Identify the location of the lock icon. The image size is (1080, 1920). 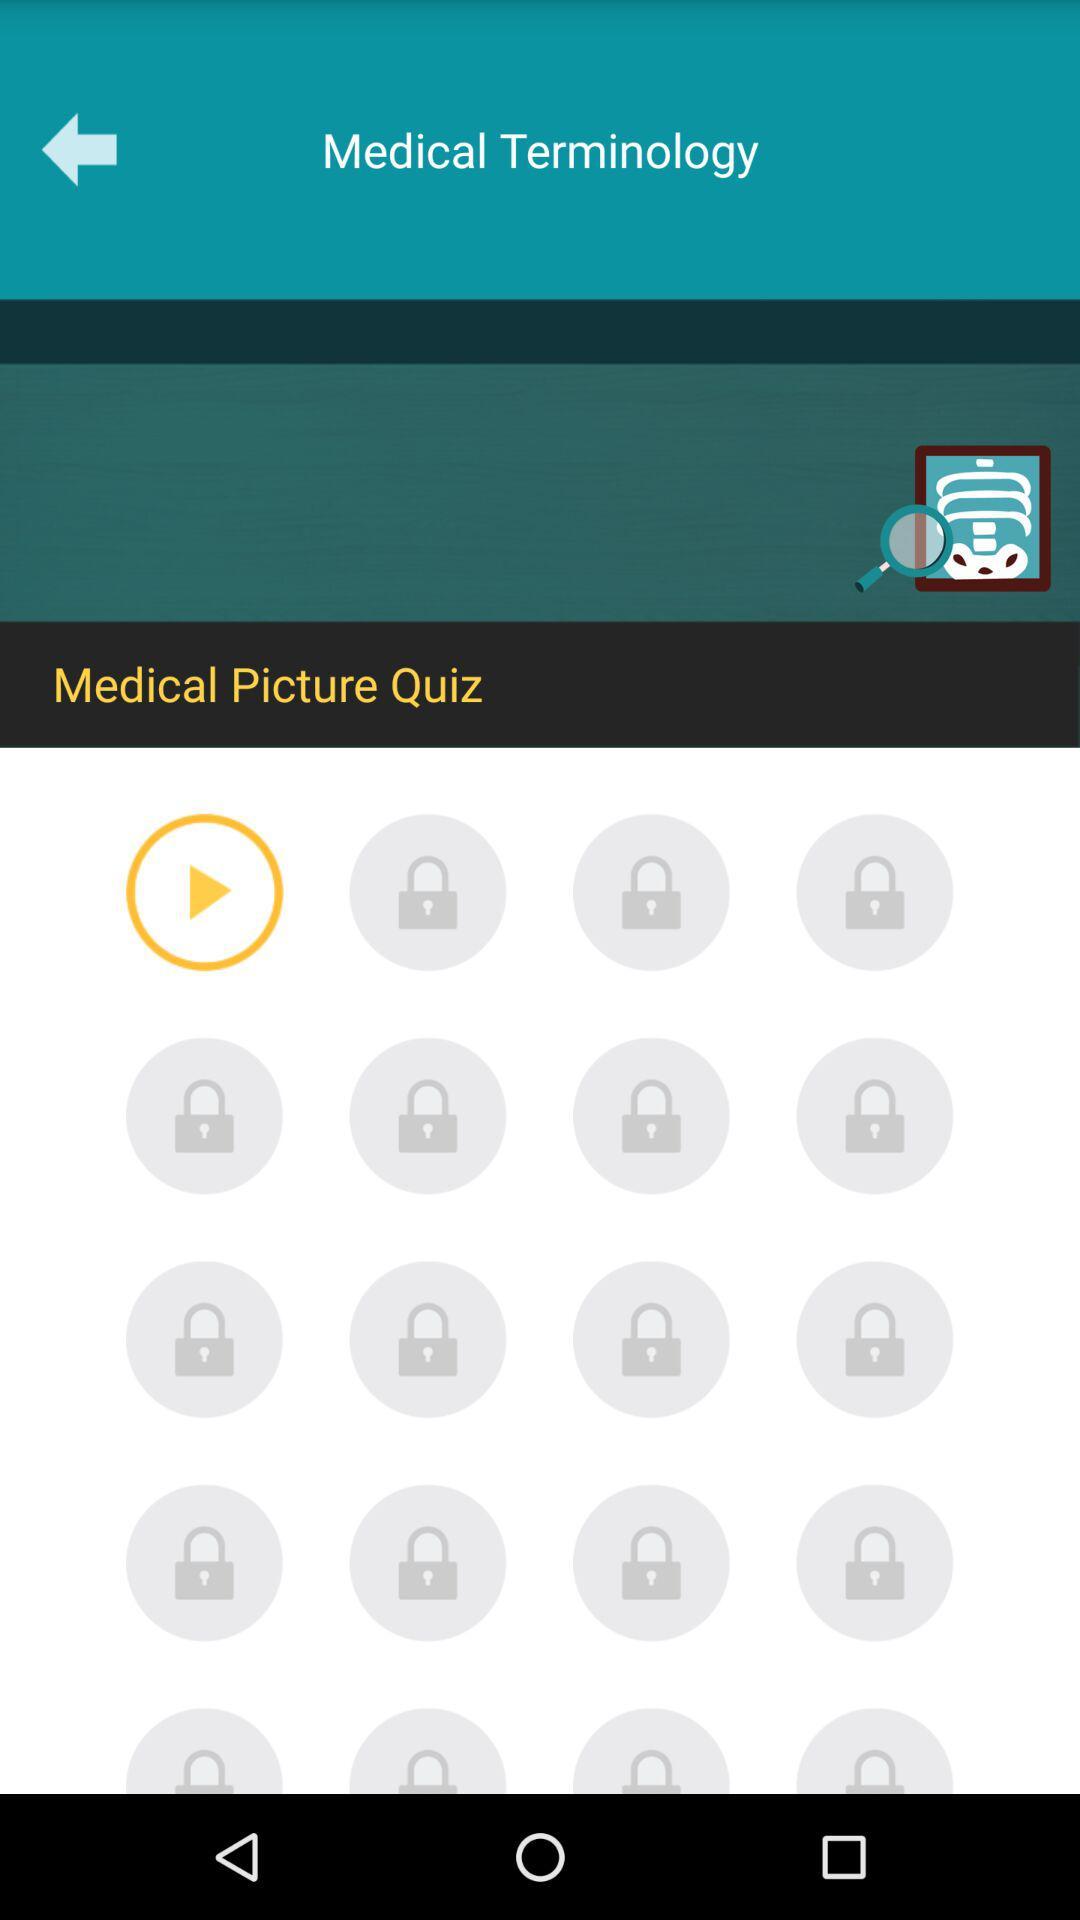
(874, 1194).